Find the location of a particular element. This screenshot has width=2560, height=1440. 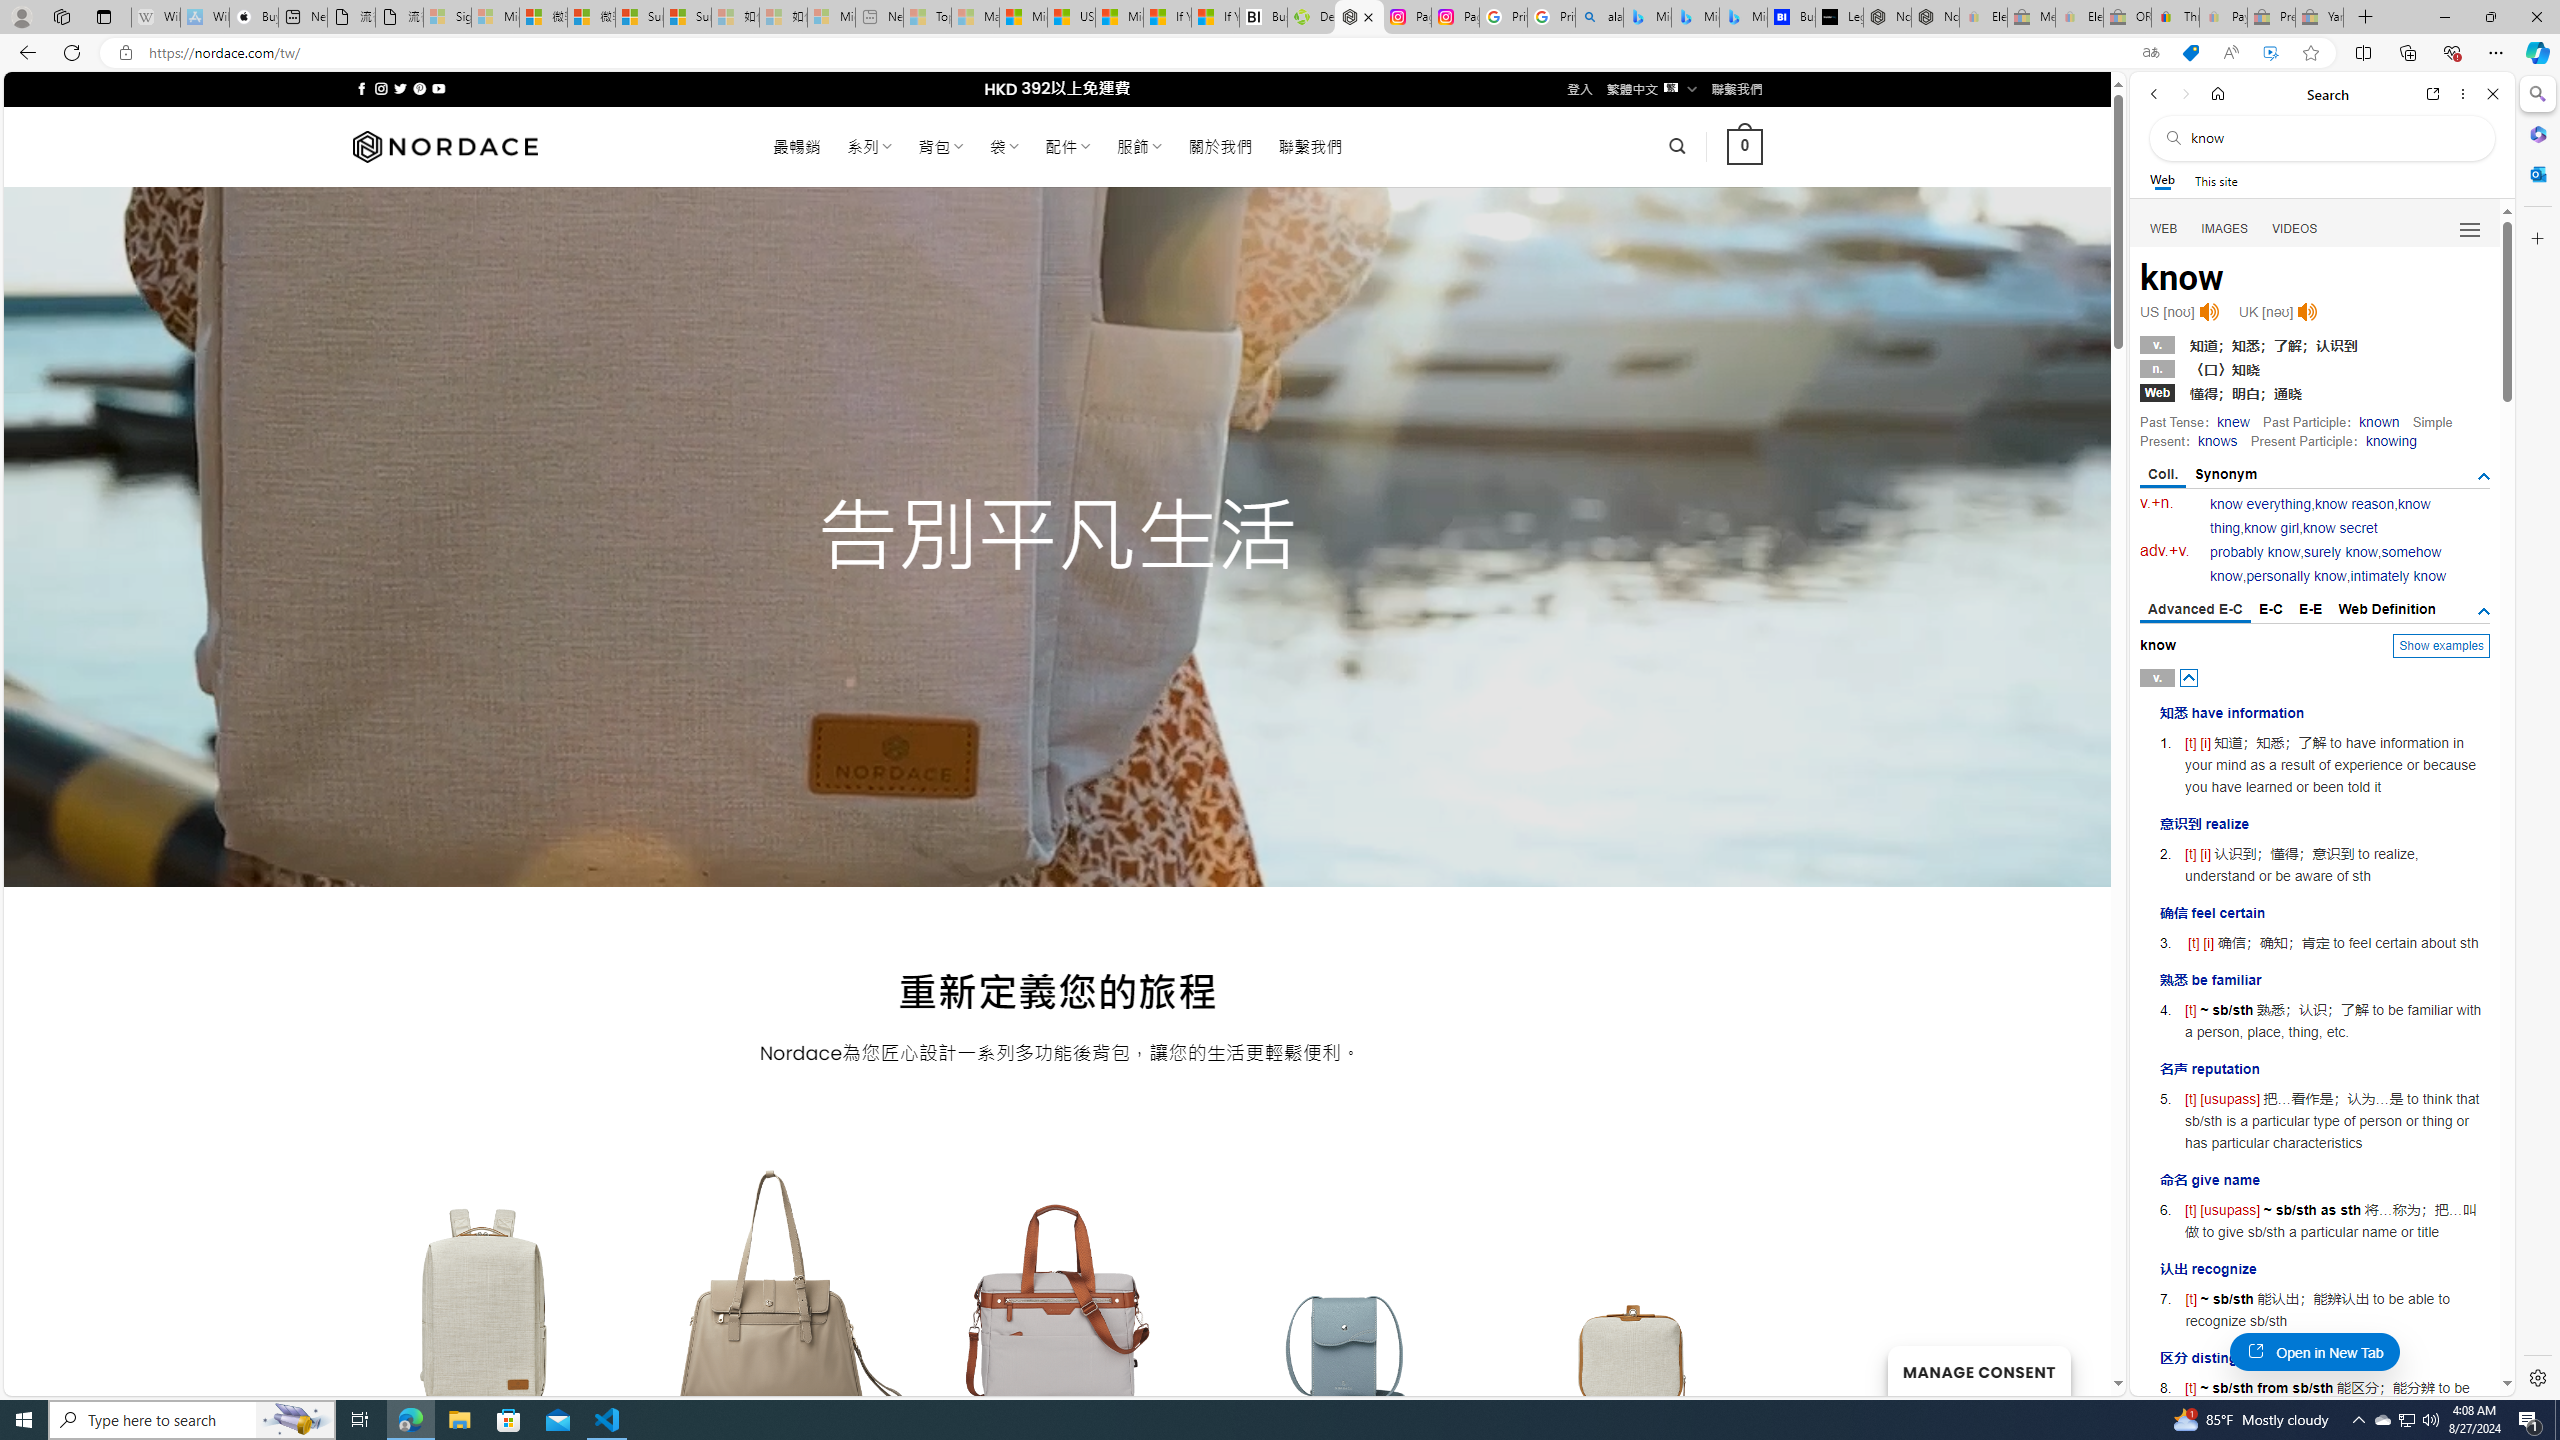

'alabama high school quarterback dies - Search' is located at coordinates (1599, 16).